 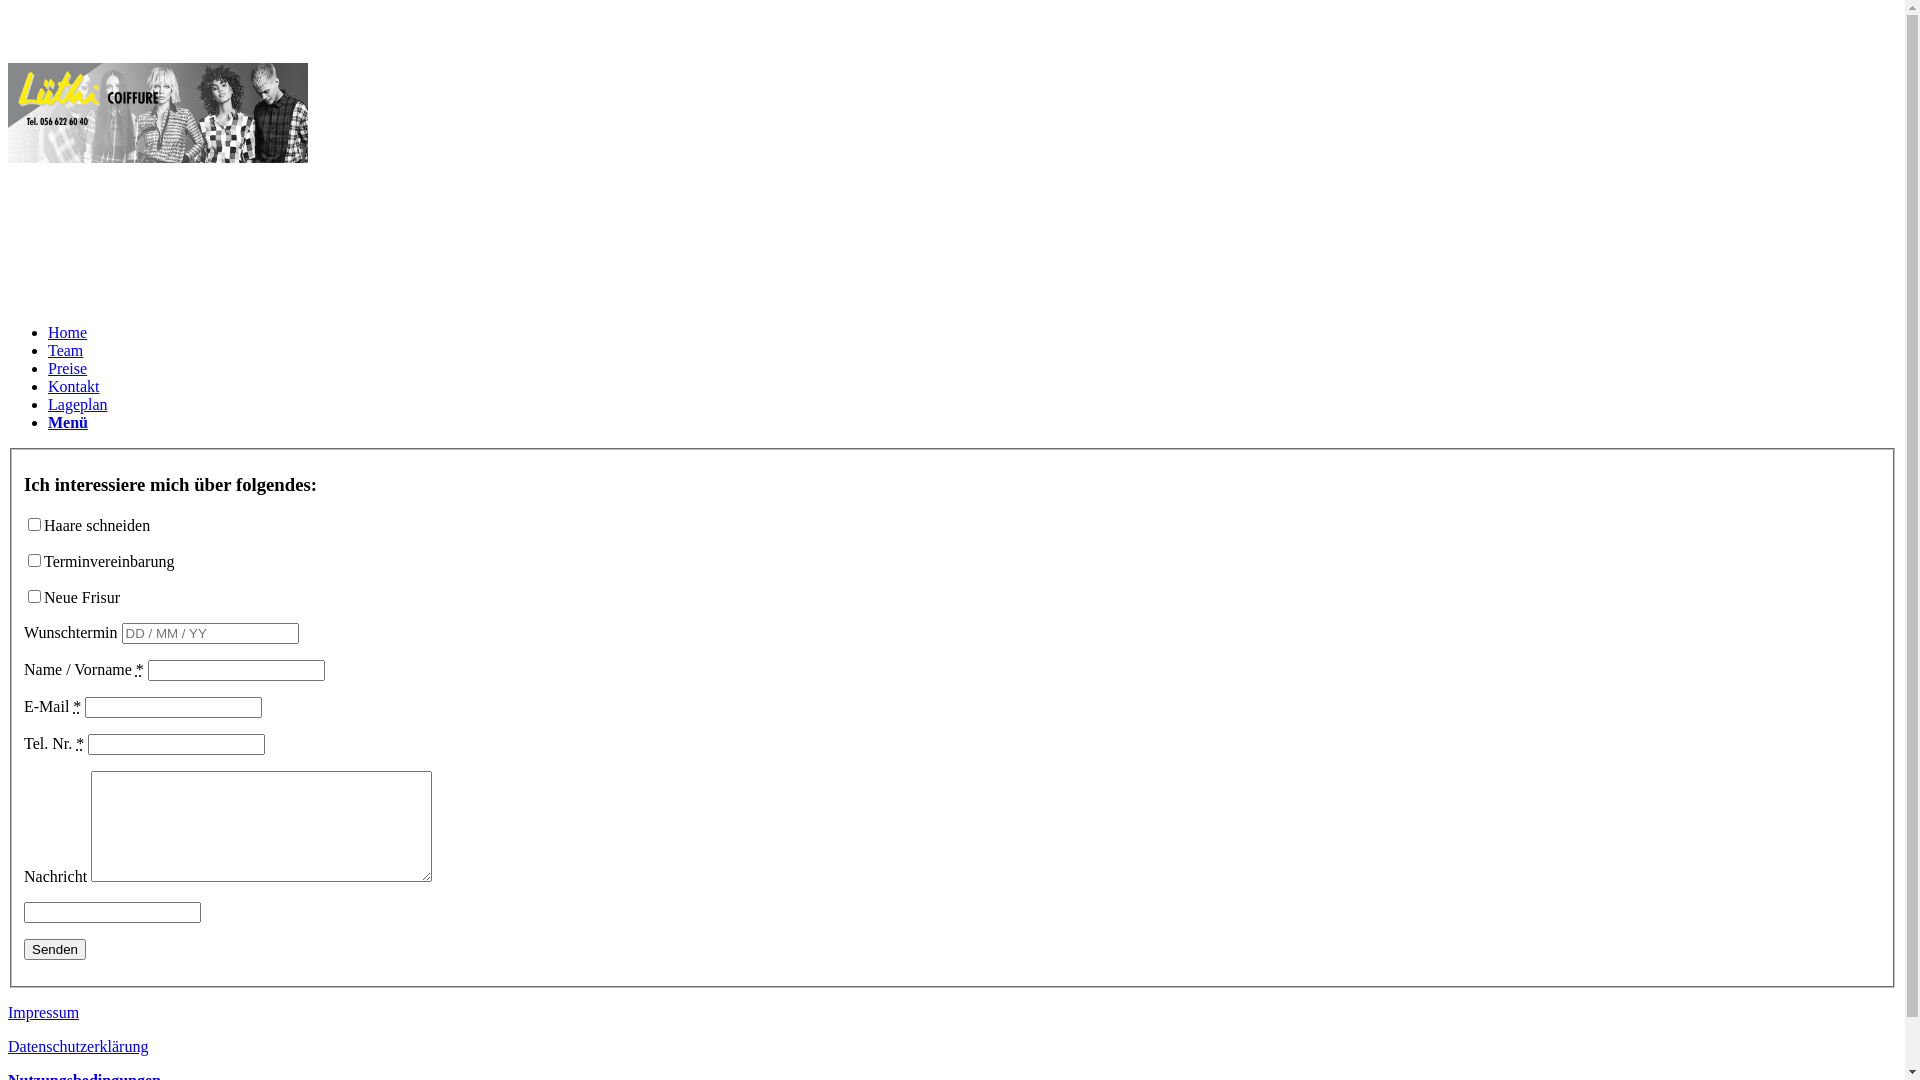 I want to click on 'Home', so click(x=67, y=331).